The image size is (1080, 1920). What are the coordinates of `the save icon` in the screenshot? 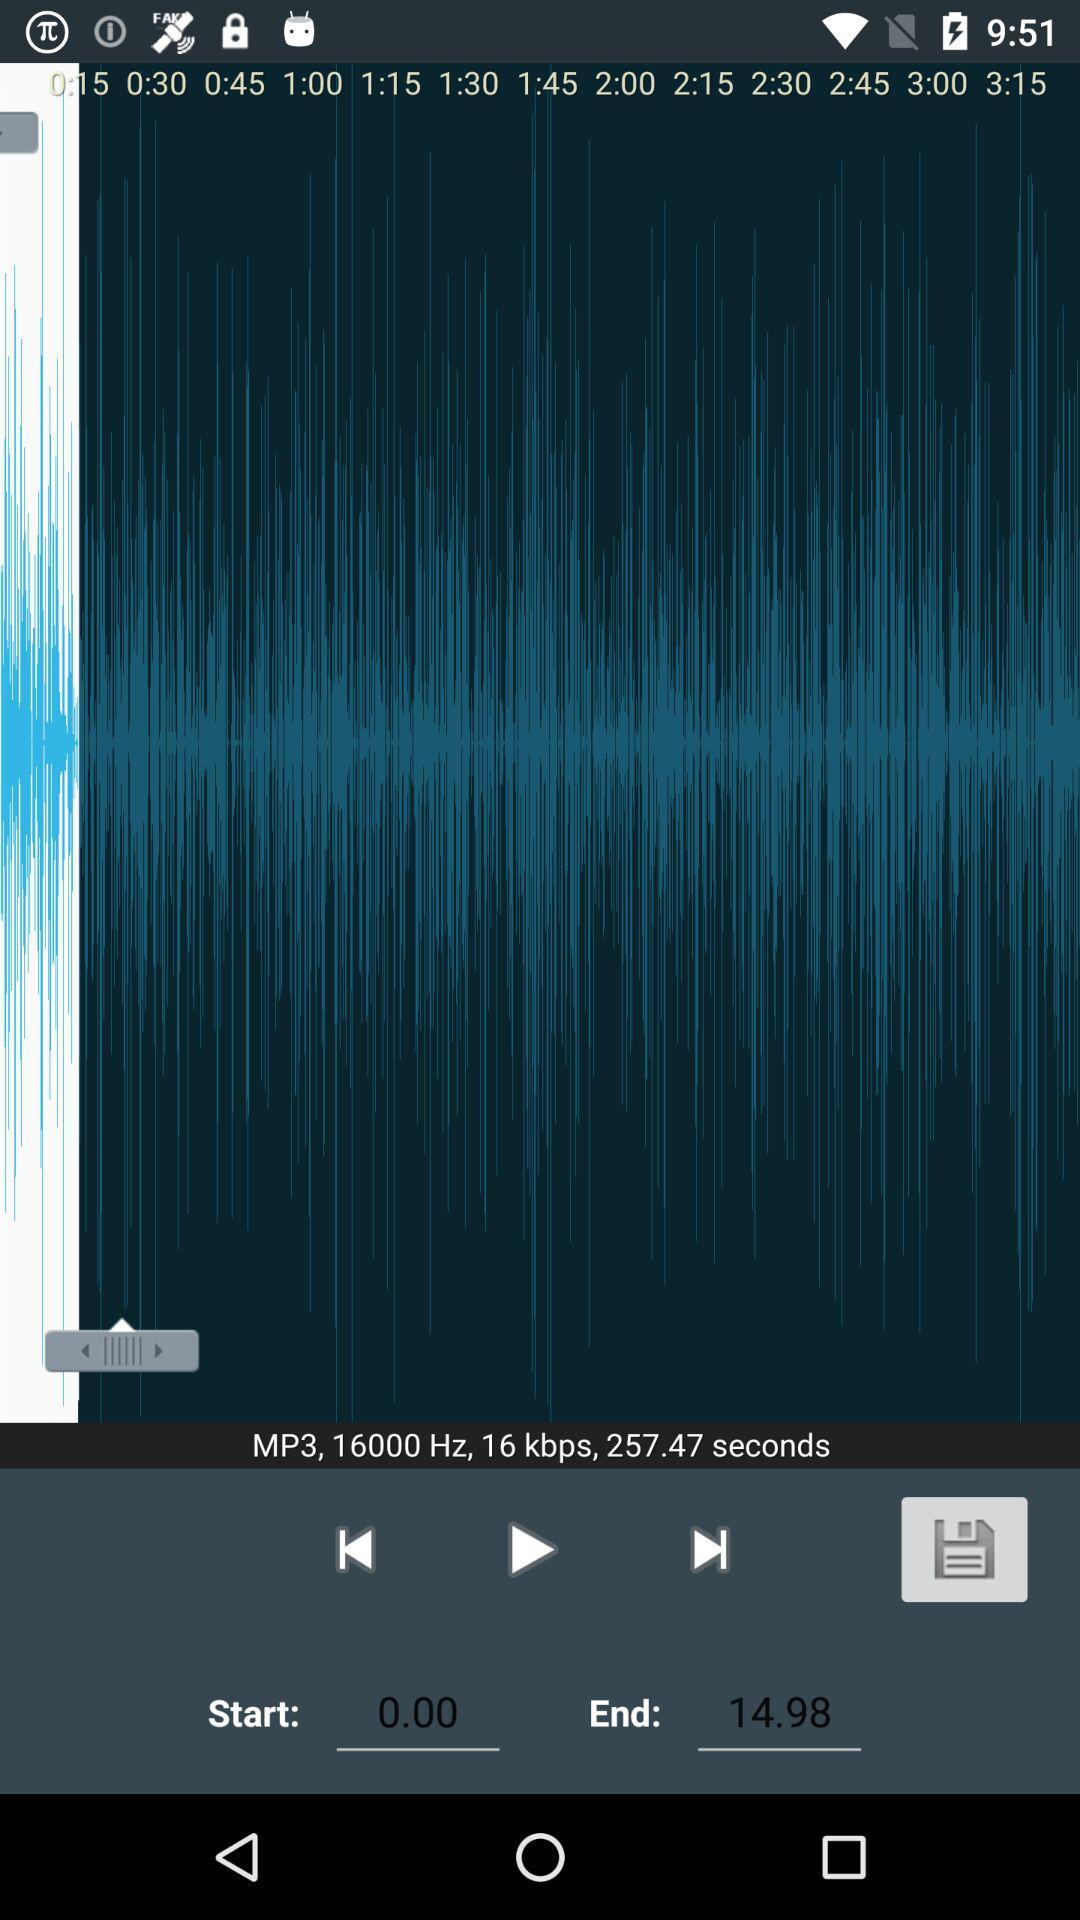 It's located at (963, 1548).